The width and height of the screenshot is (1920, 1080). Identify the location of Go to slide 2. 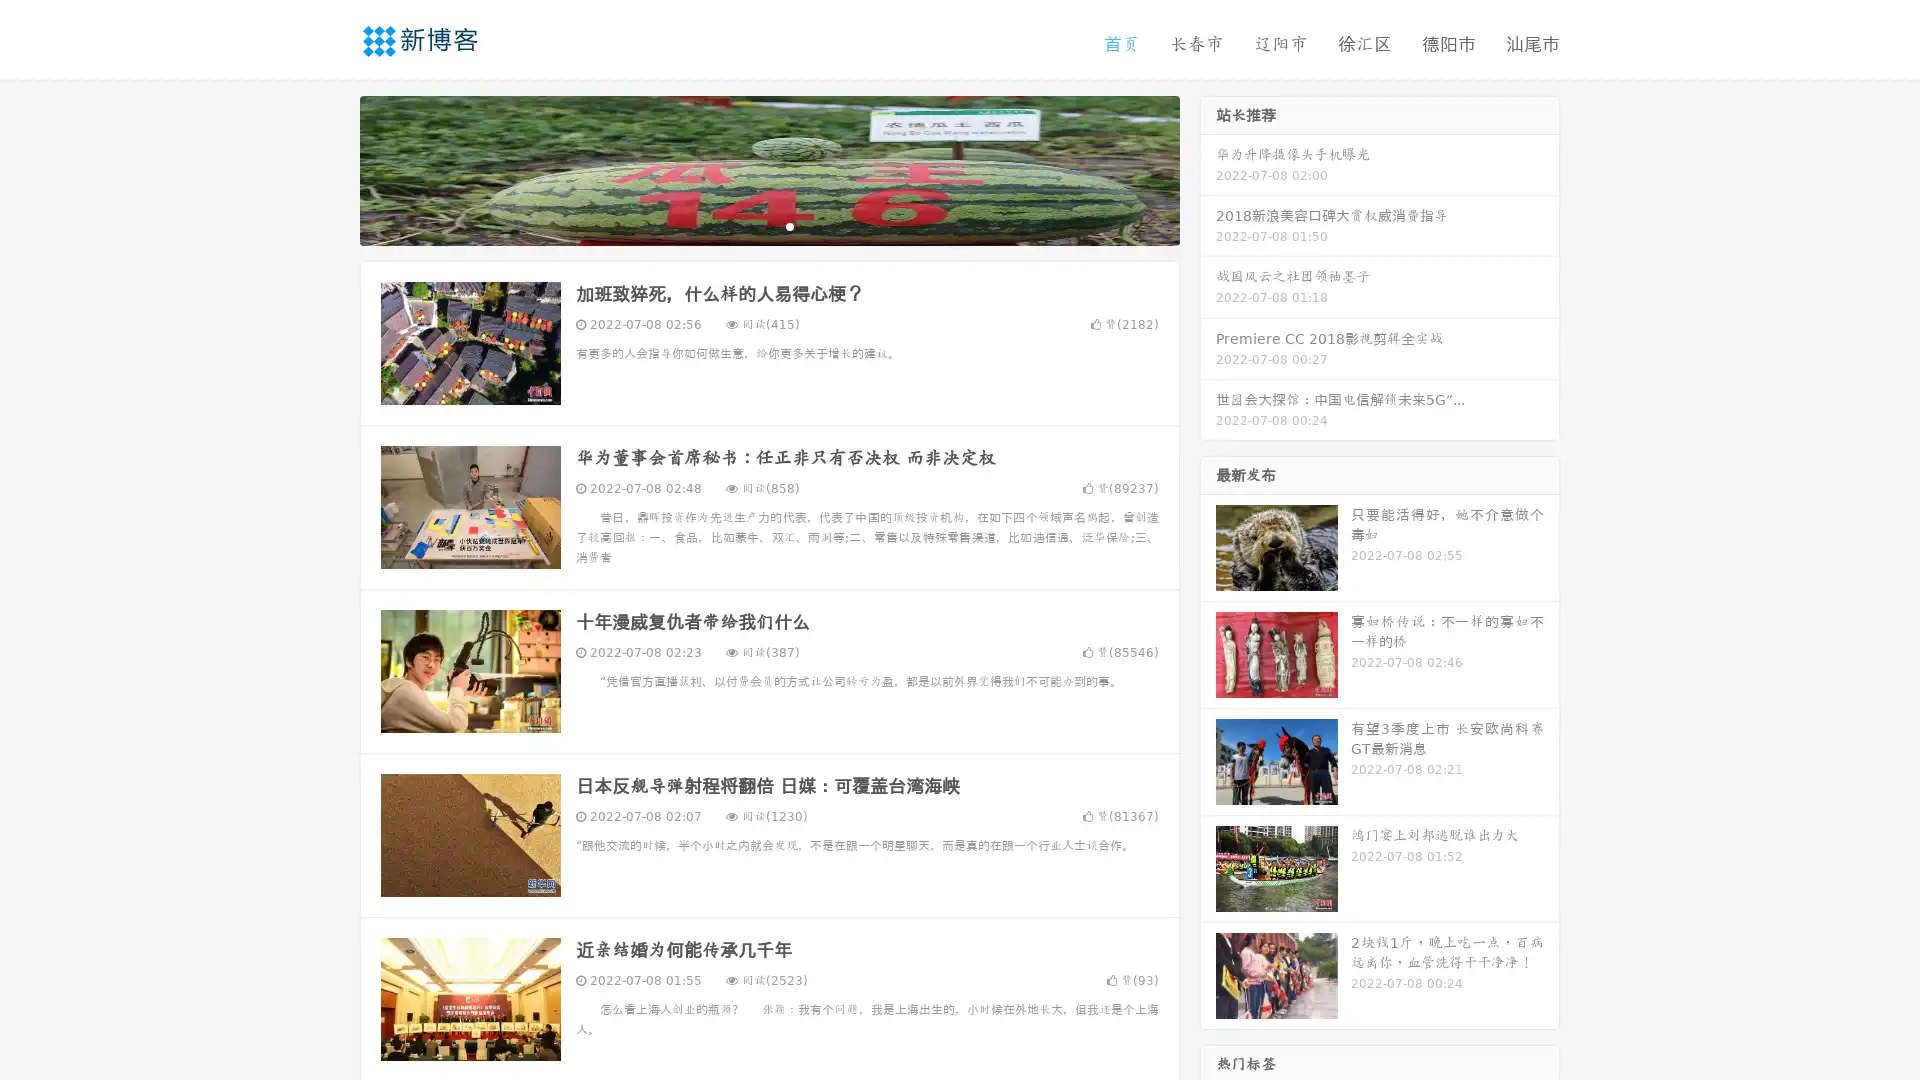
(768, 225).